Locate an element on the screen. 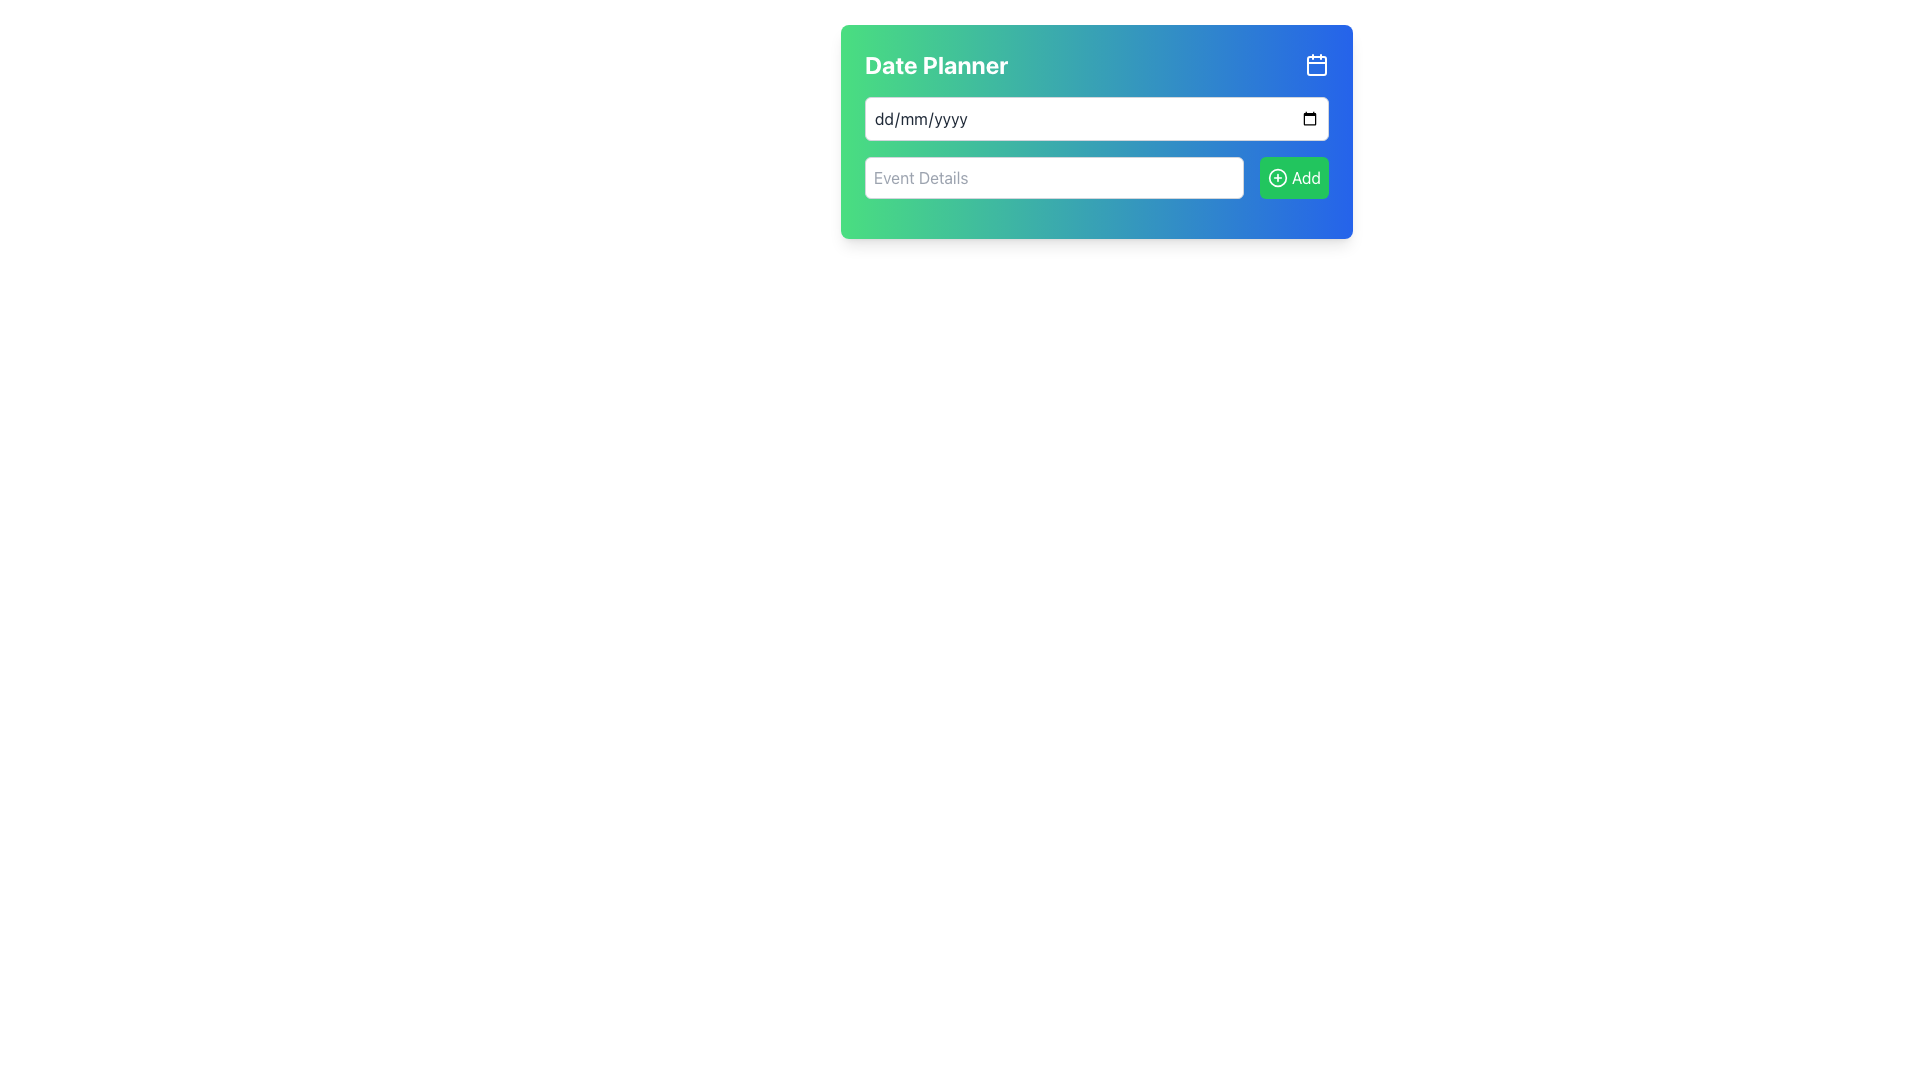 The height and width of the screenshot is (1080, 1920). the circular icon with a plus symbol inside, located to the left of the 'Add' button is located at coordinates (1276, 176).